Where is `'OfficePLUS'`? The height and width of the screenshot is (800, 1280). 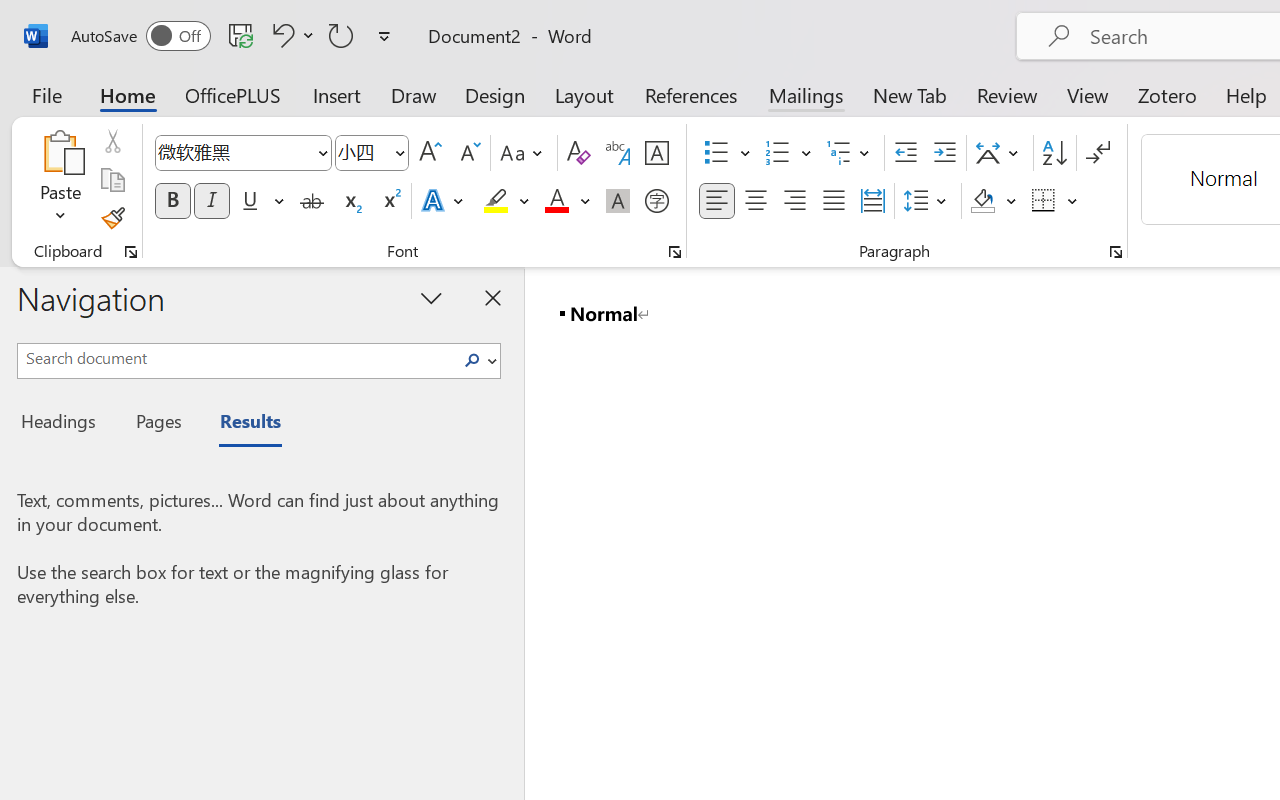
'OfficePLUS' is located at coordinates (233, 94).